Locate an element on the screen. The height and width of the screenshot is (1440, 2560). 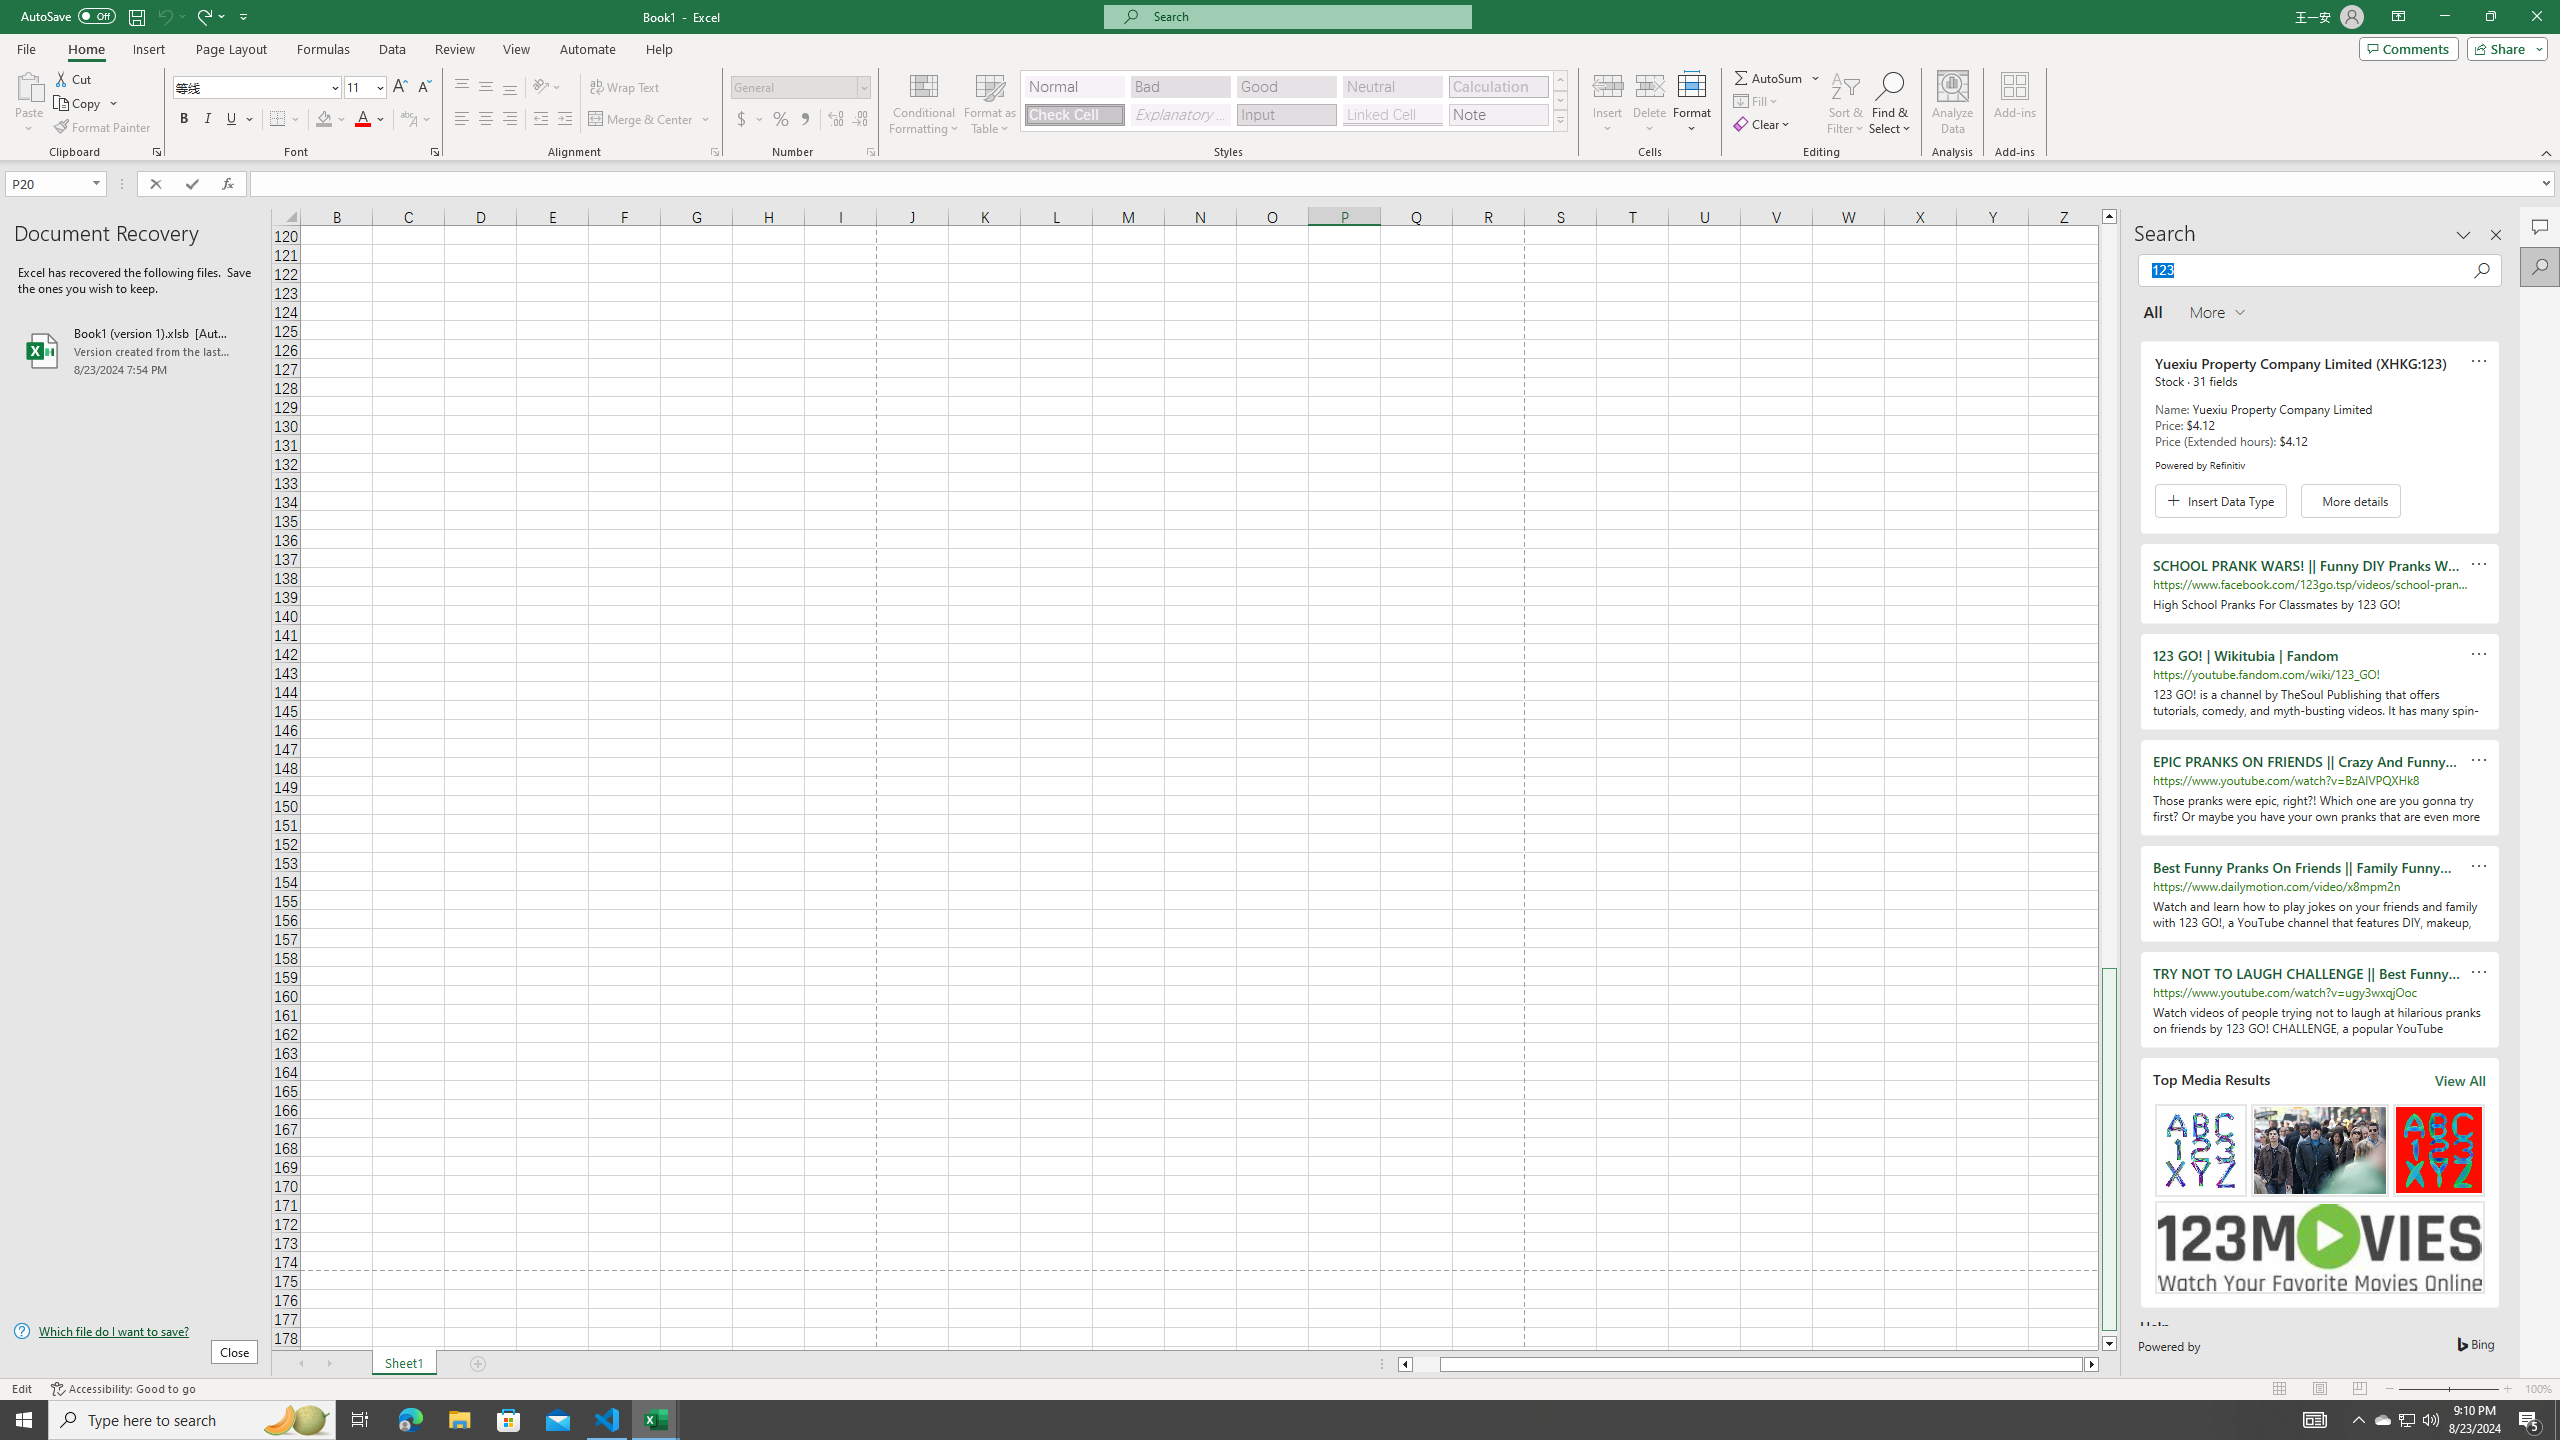
'Font Size' is located at coordinates (358, 87).